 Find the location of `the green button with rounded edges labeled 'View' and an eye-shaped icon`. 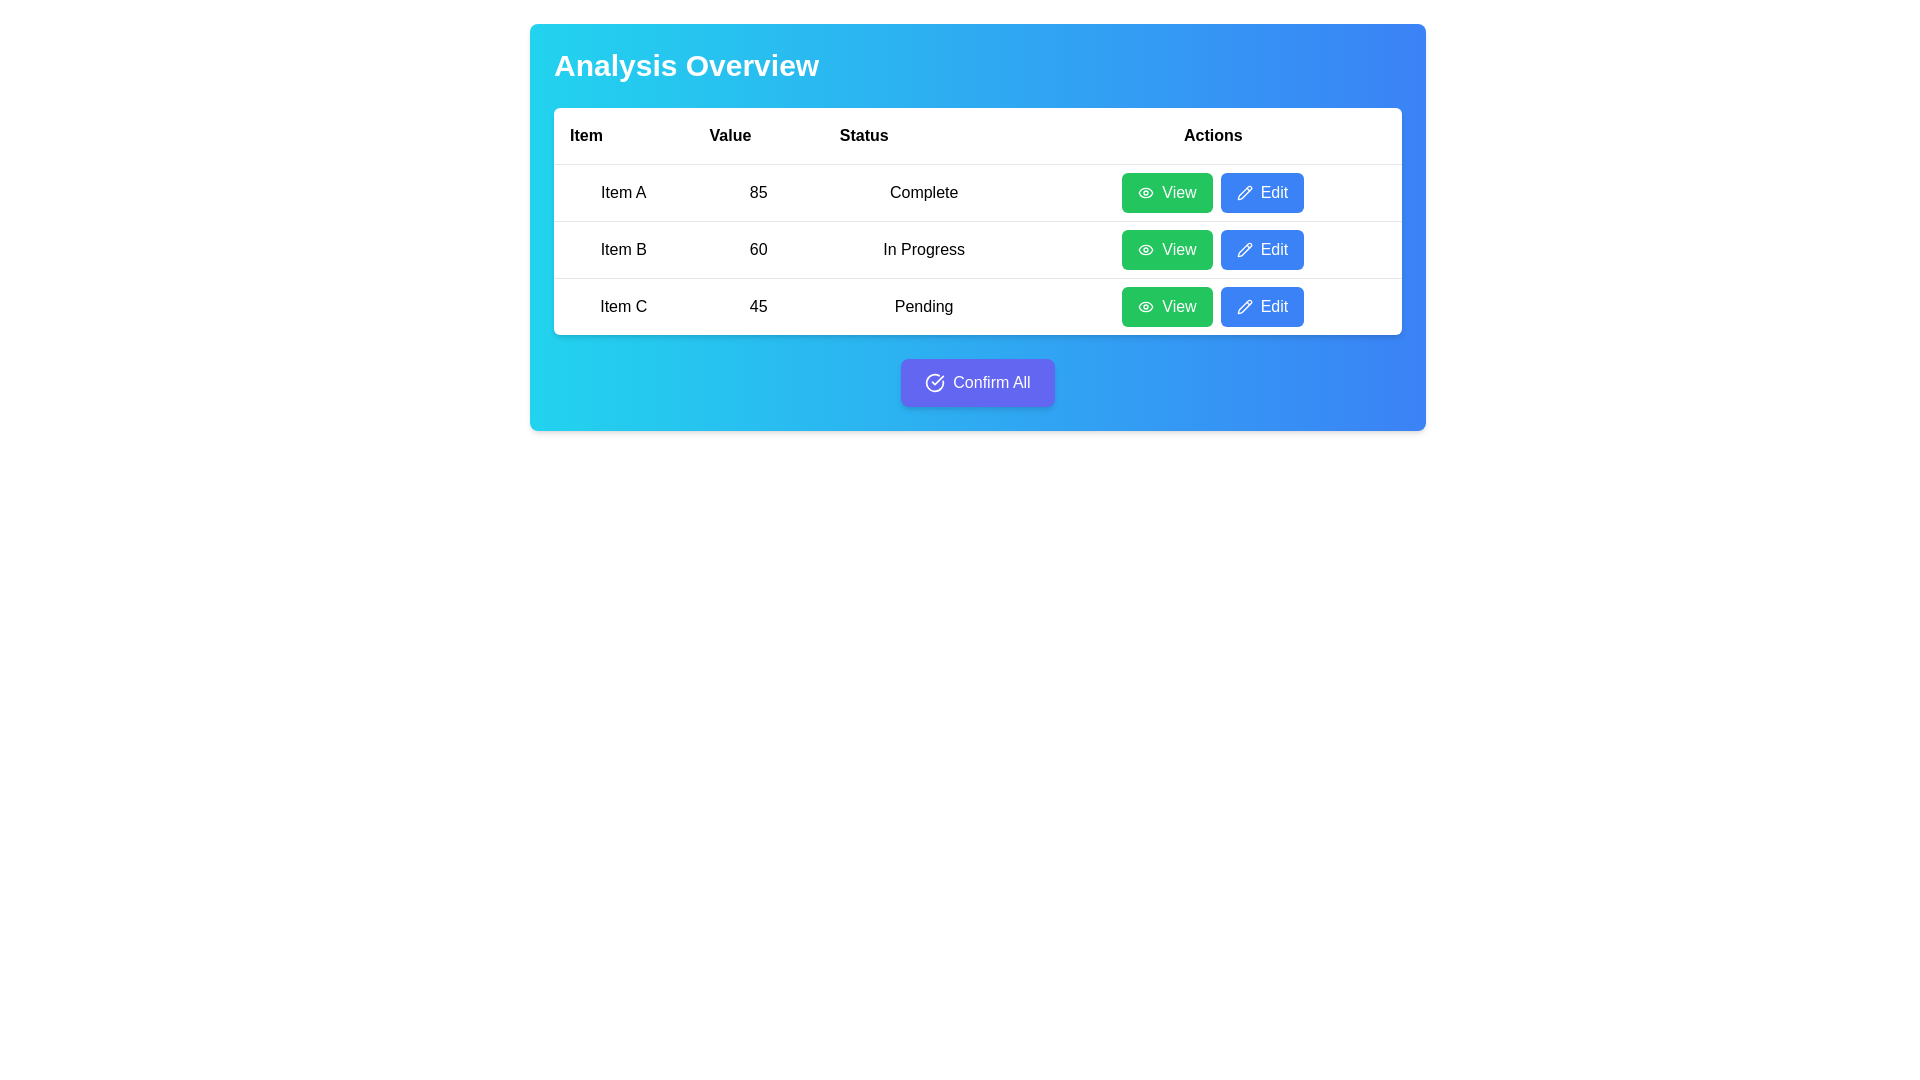

the green button with rounded edges labeled 'View' and an eye-shaped icon is located at coordinates (1167, 249).